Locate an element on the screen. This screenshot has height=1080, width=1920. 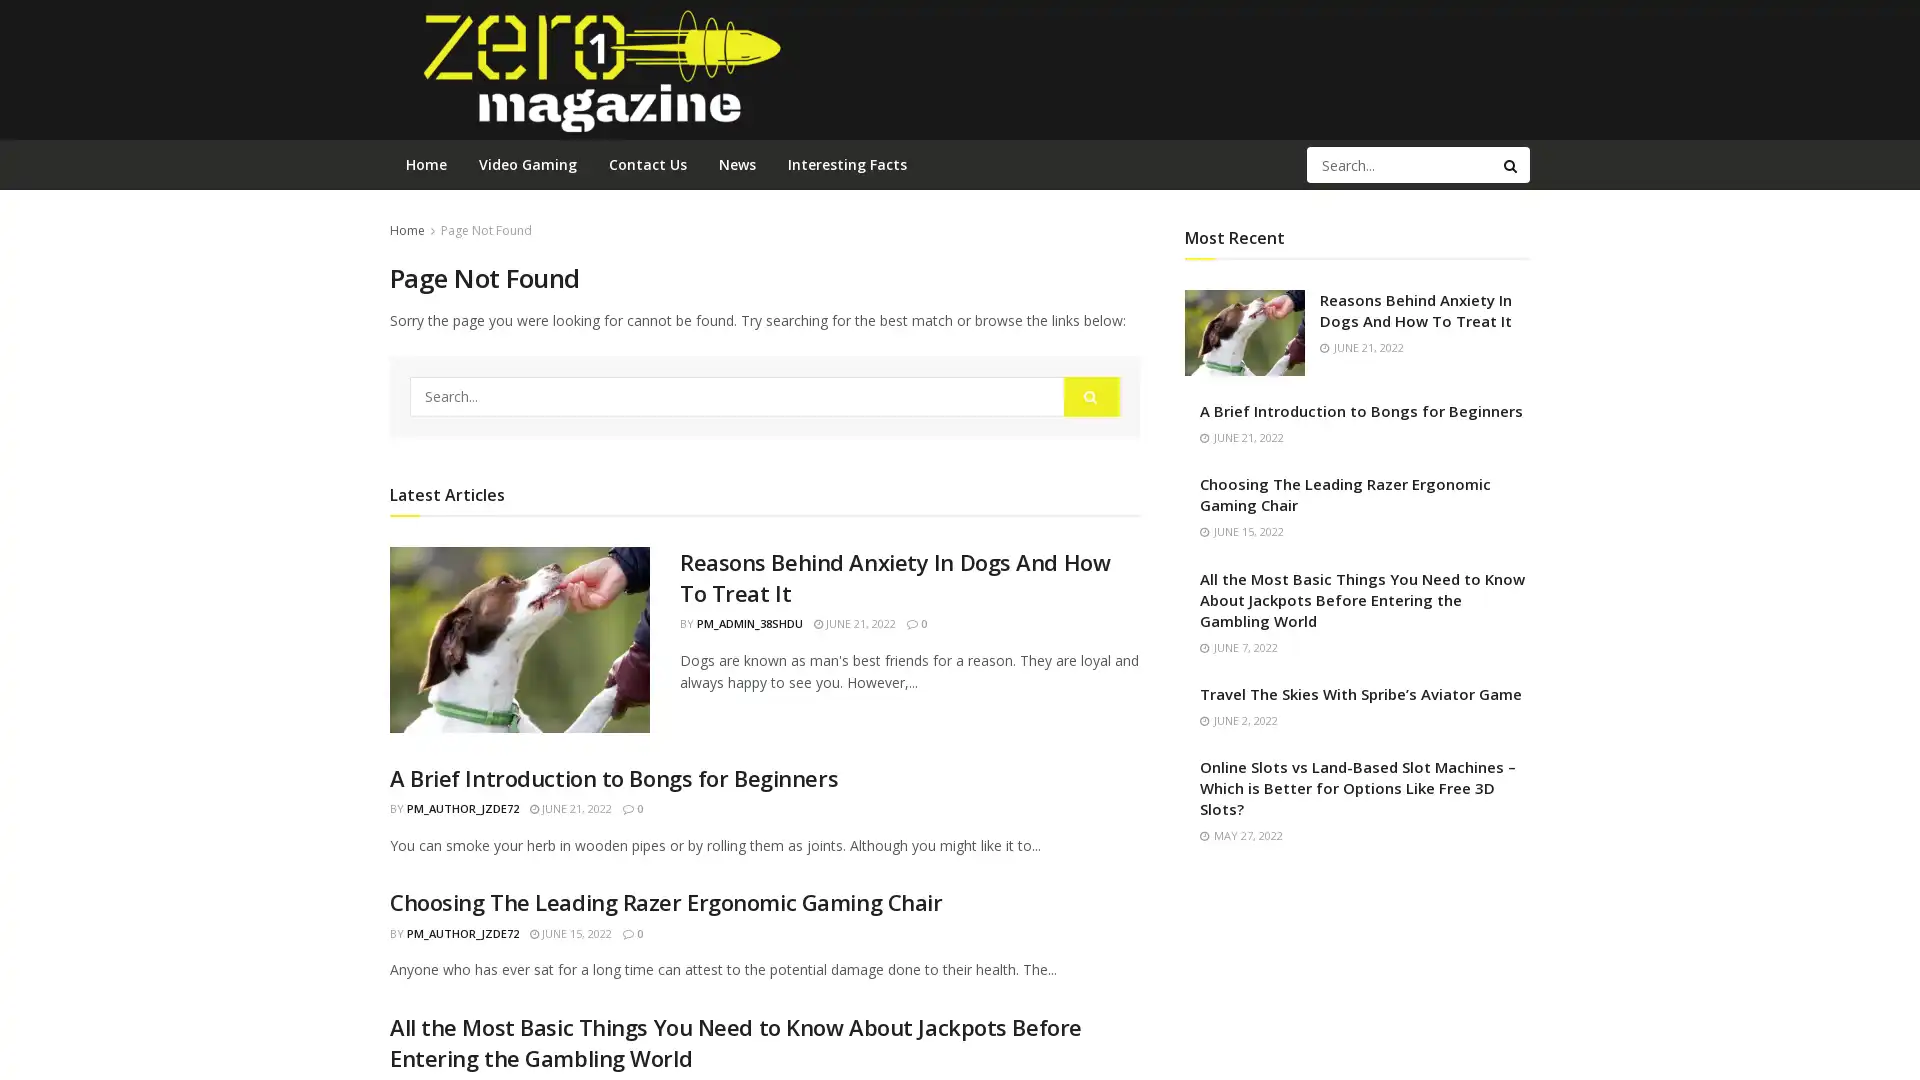
Search Button is located at coordinates (1091, 396).